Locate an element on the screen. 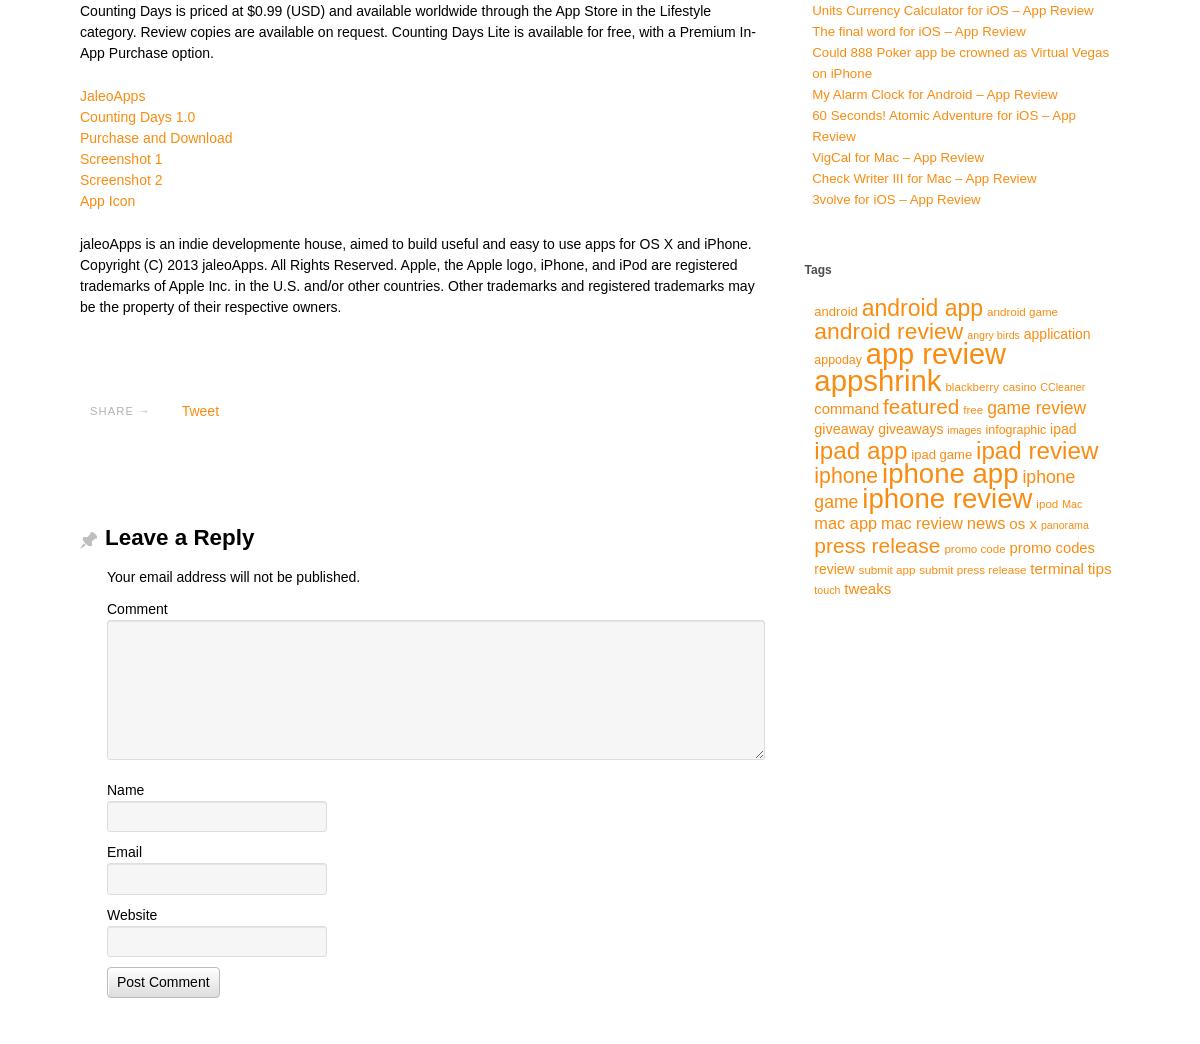  'iphone review' is located at coordinates (947, 497).